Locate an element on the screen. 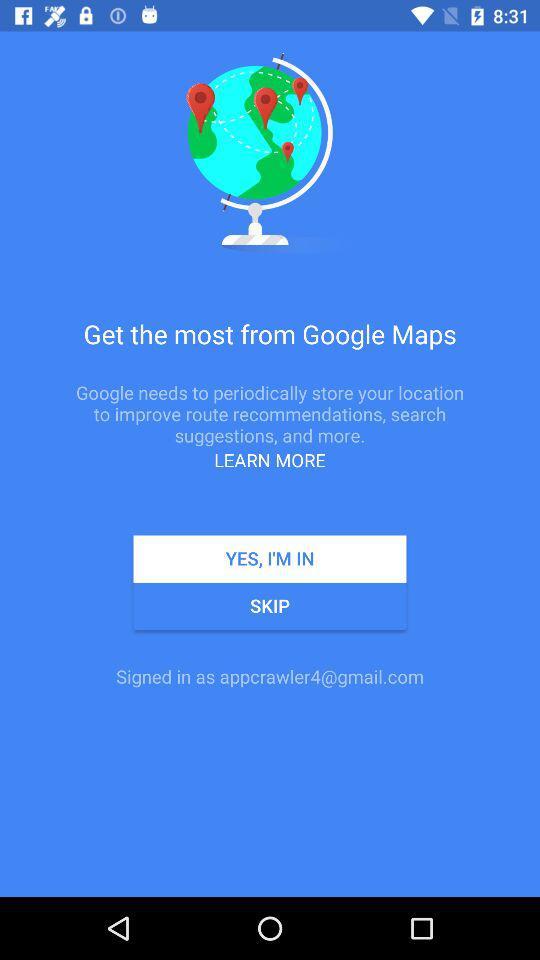 This screenshot has height=960, width=540. the learn more is located at coordinates (270, 460).